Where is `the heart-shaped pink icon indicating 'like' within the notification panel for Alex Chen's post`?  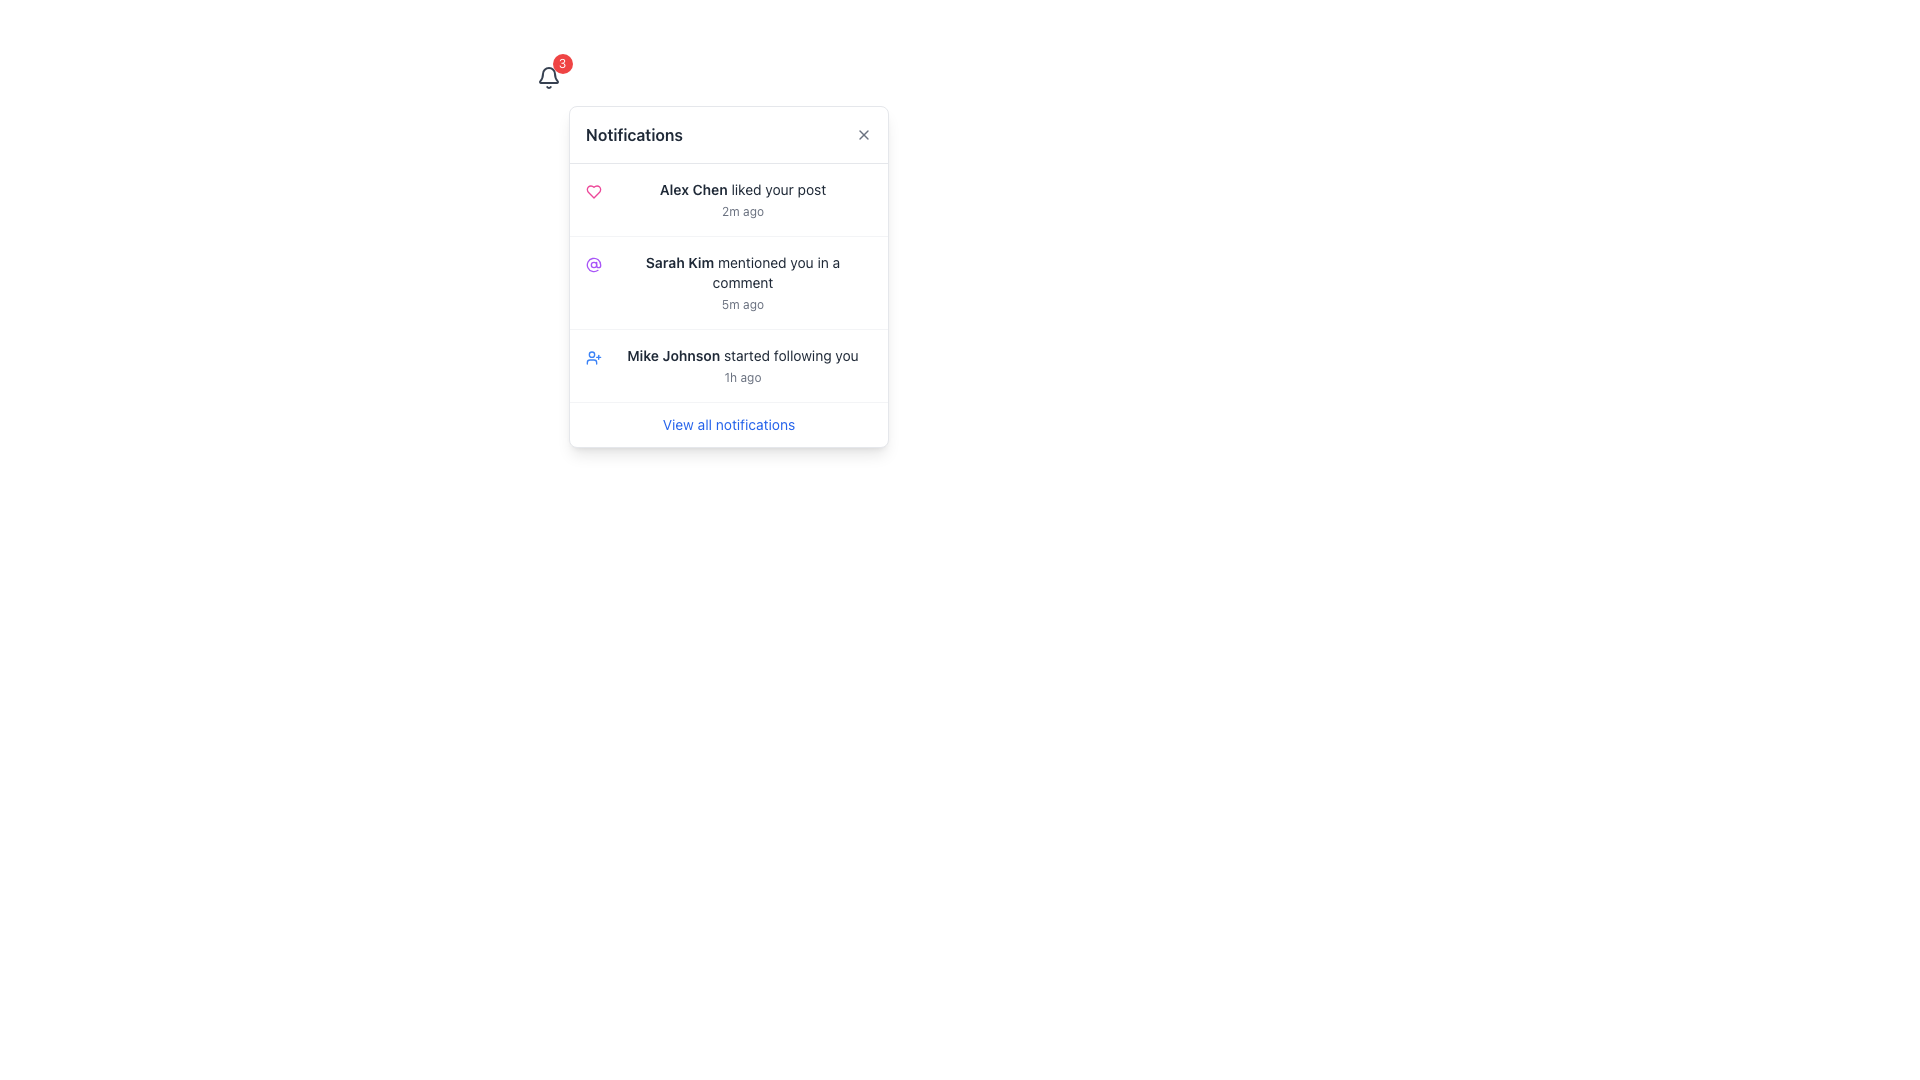
the heart-shaped pink icon indicating 'like' within the notification panel for Alex Chen's post is located at coordinates (593, 192).